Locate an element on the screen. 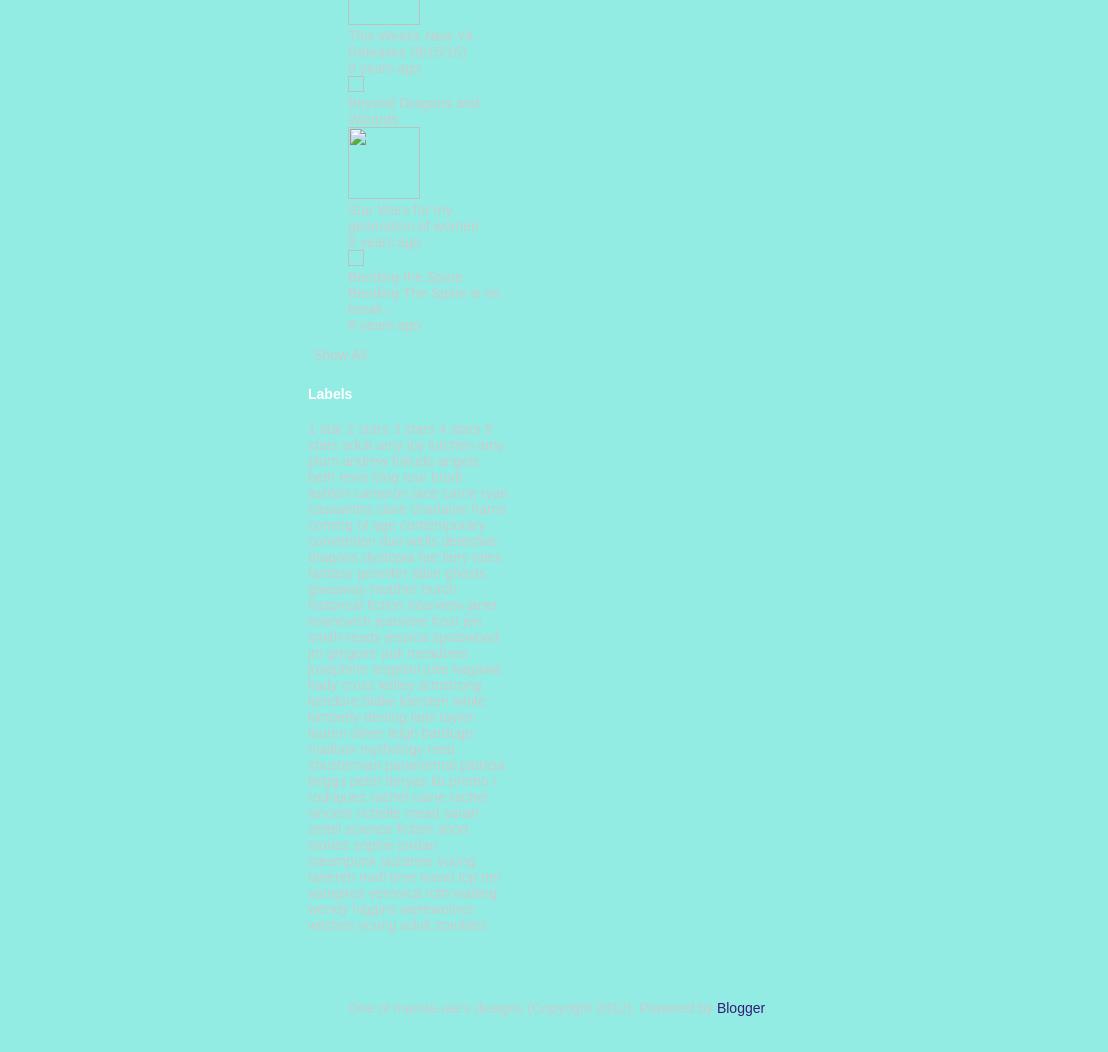  'wendy higgins' is located at coordinates (308, 907).